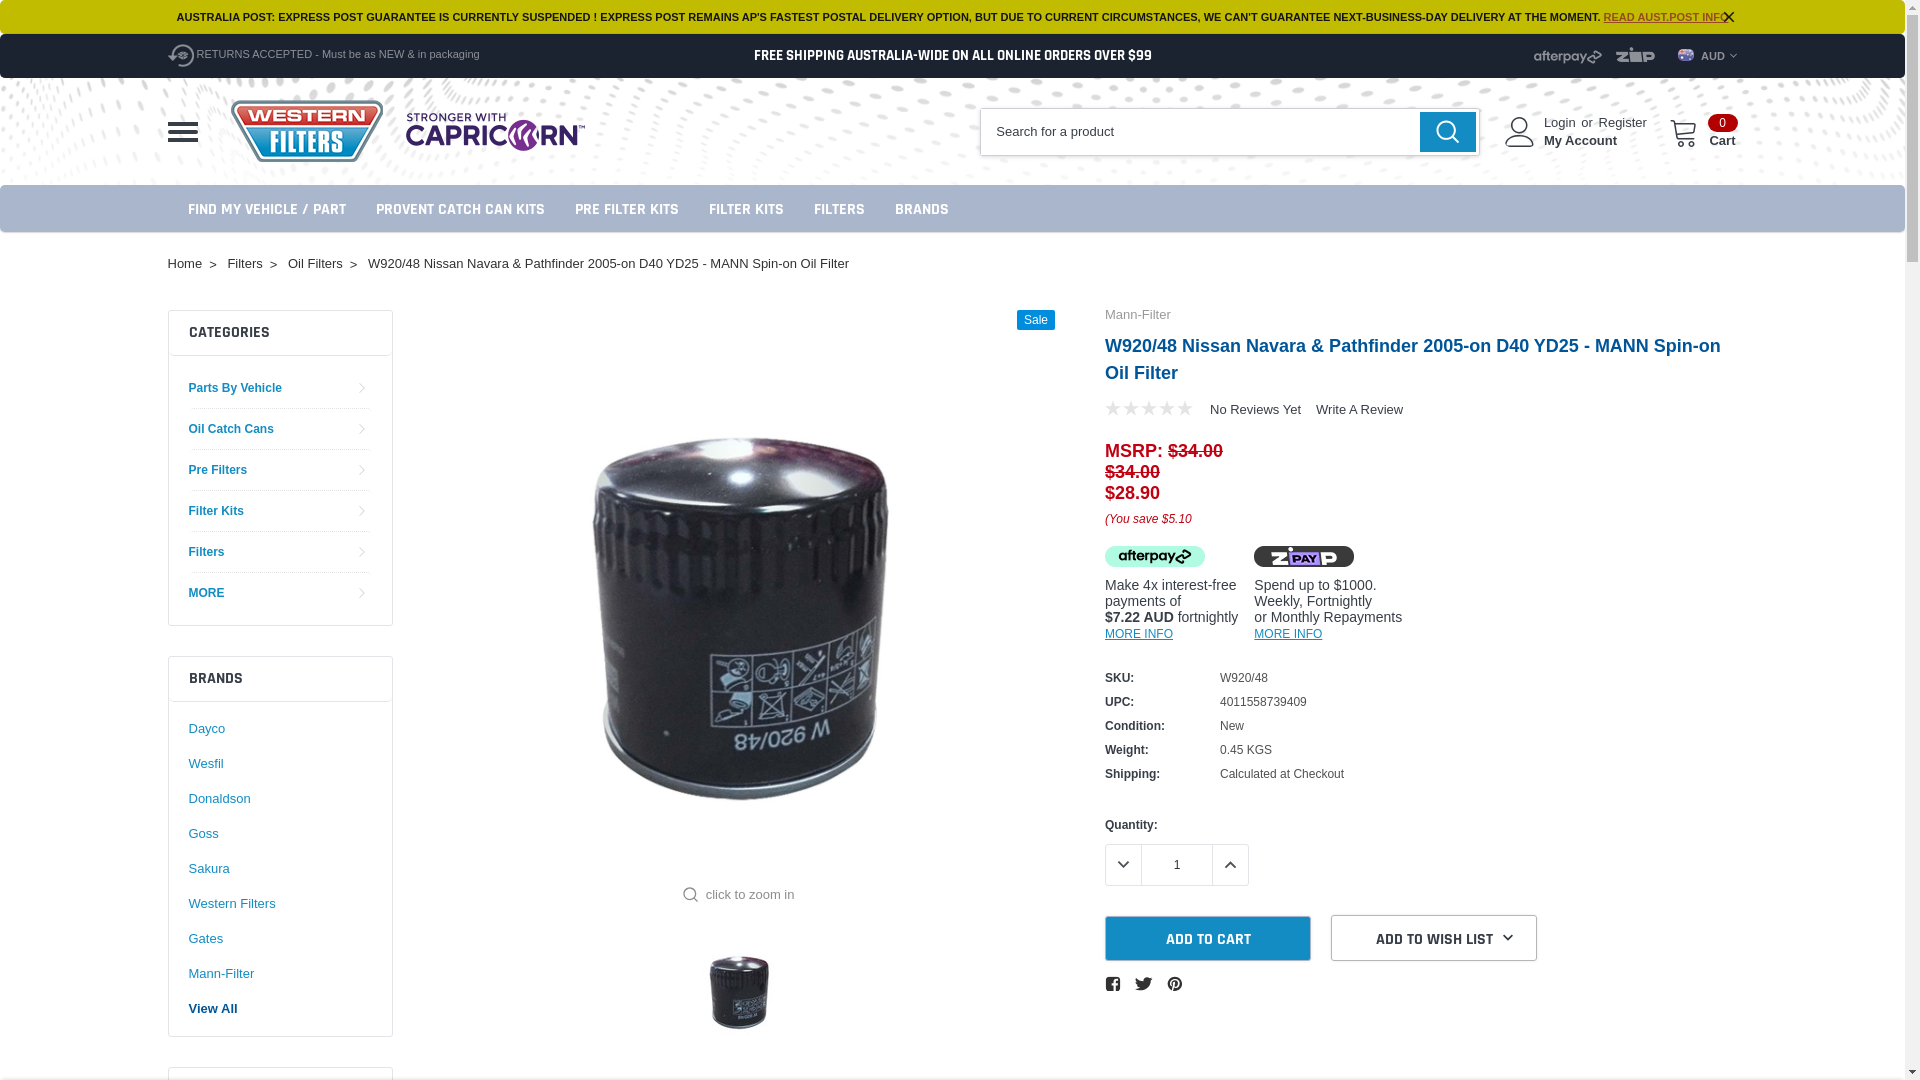 The height and width of the screenshot is (1080, 1920). I want to click on 'Filters', so click(206, 551).